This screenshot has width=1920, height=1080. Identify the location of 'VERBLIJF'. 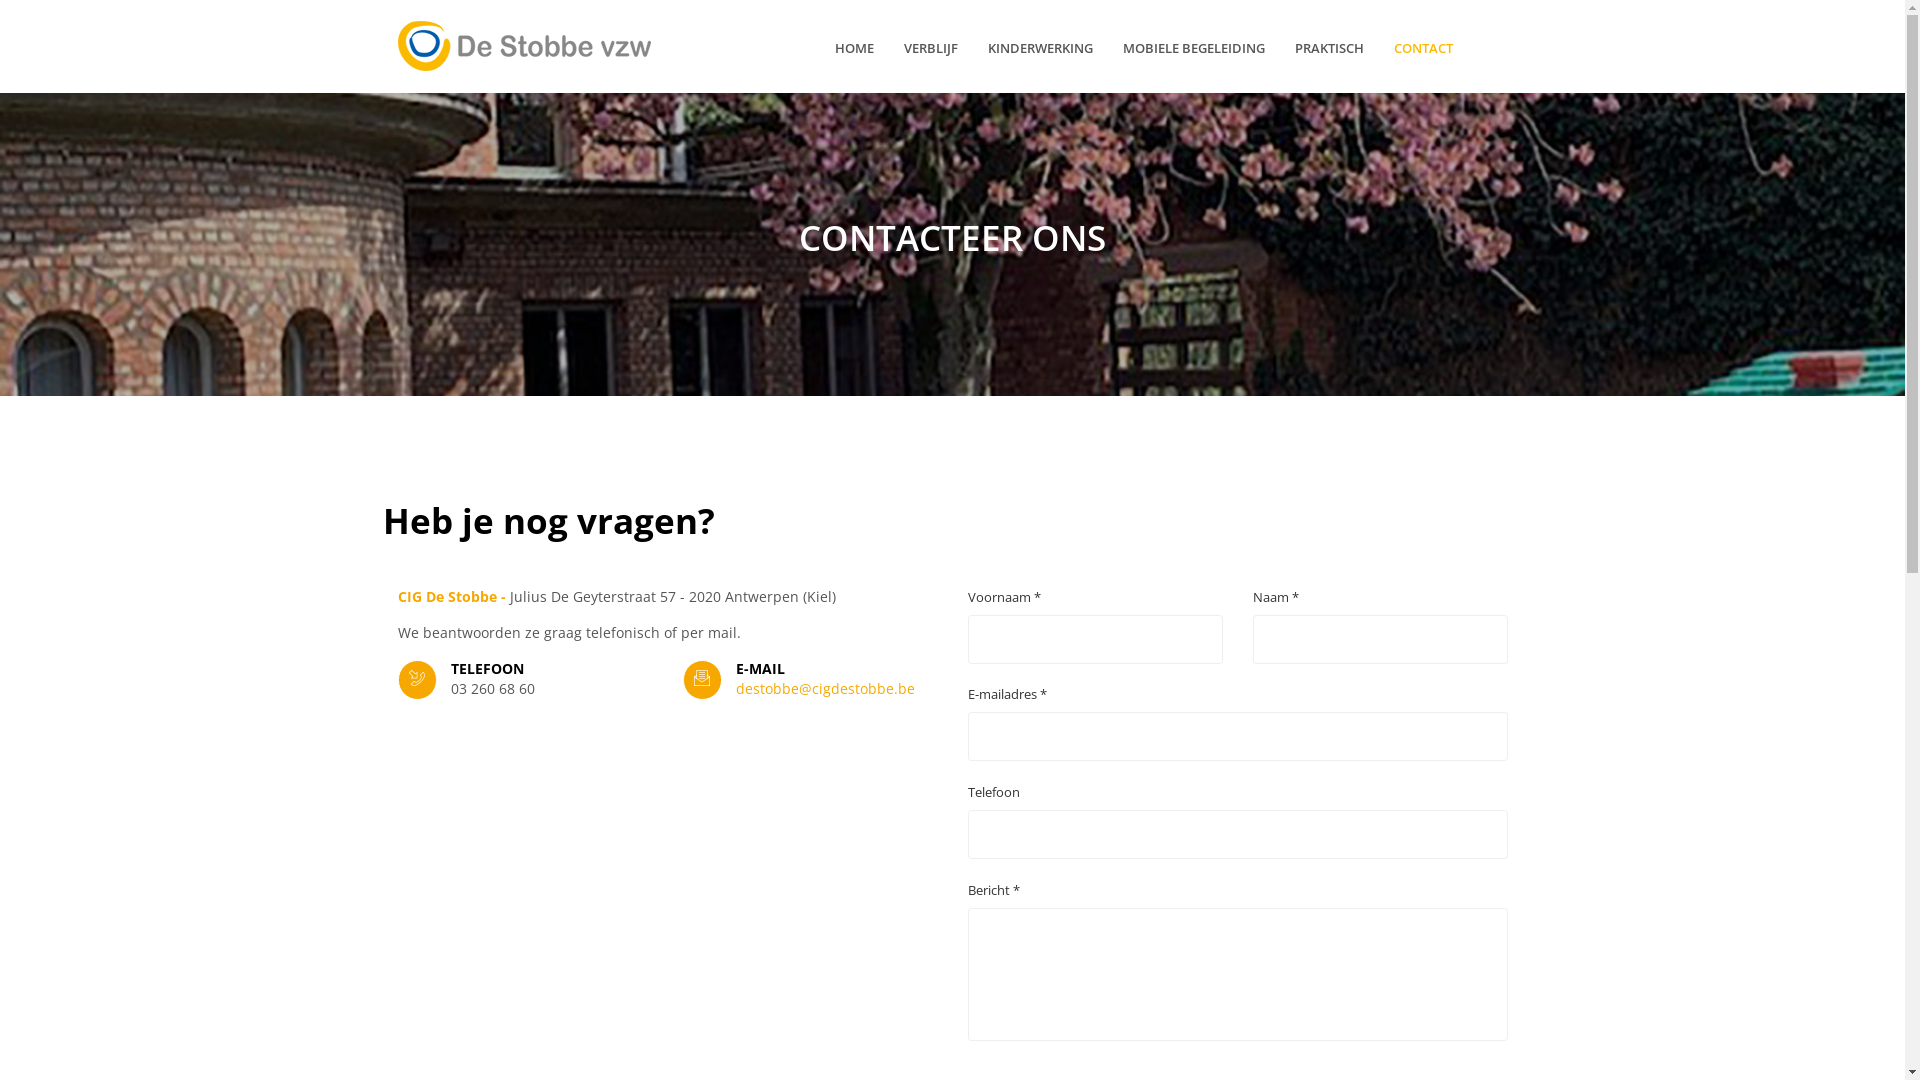
(930, 47).